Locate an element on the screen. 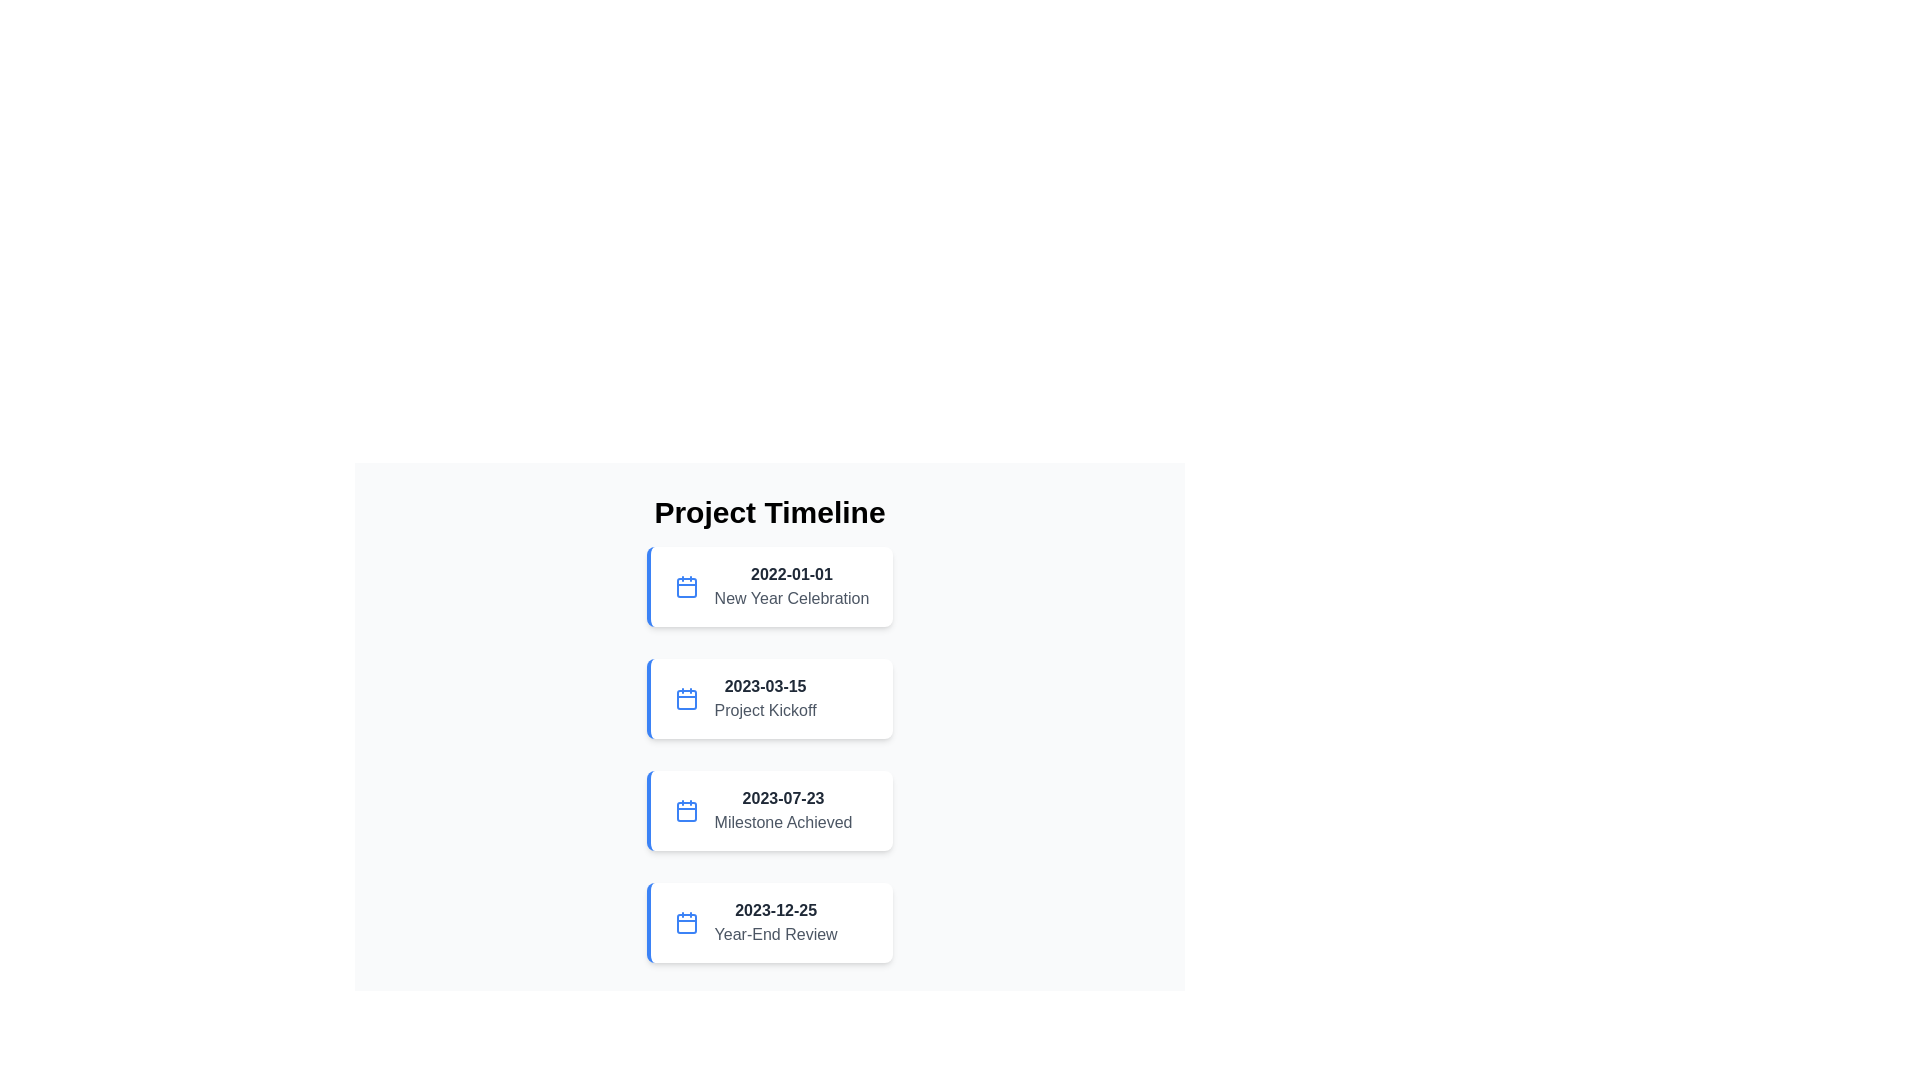  the Text Display element that shows '2023-12-25' is located at coordinates (775, 910).